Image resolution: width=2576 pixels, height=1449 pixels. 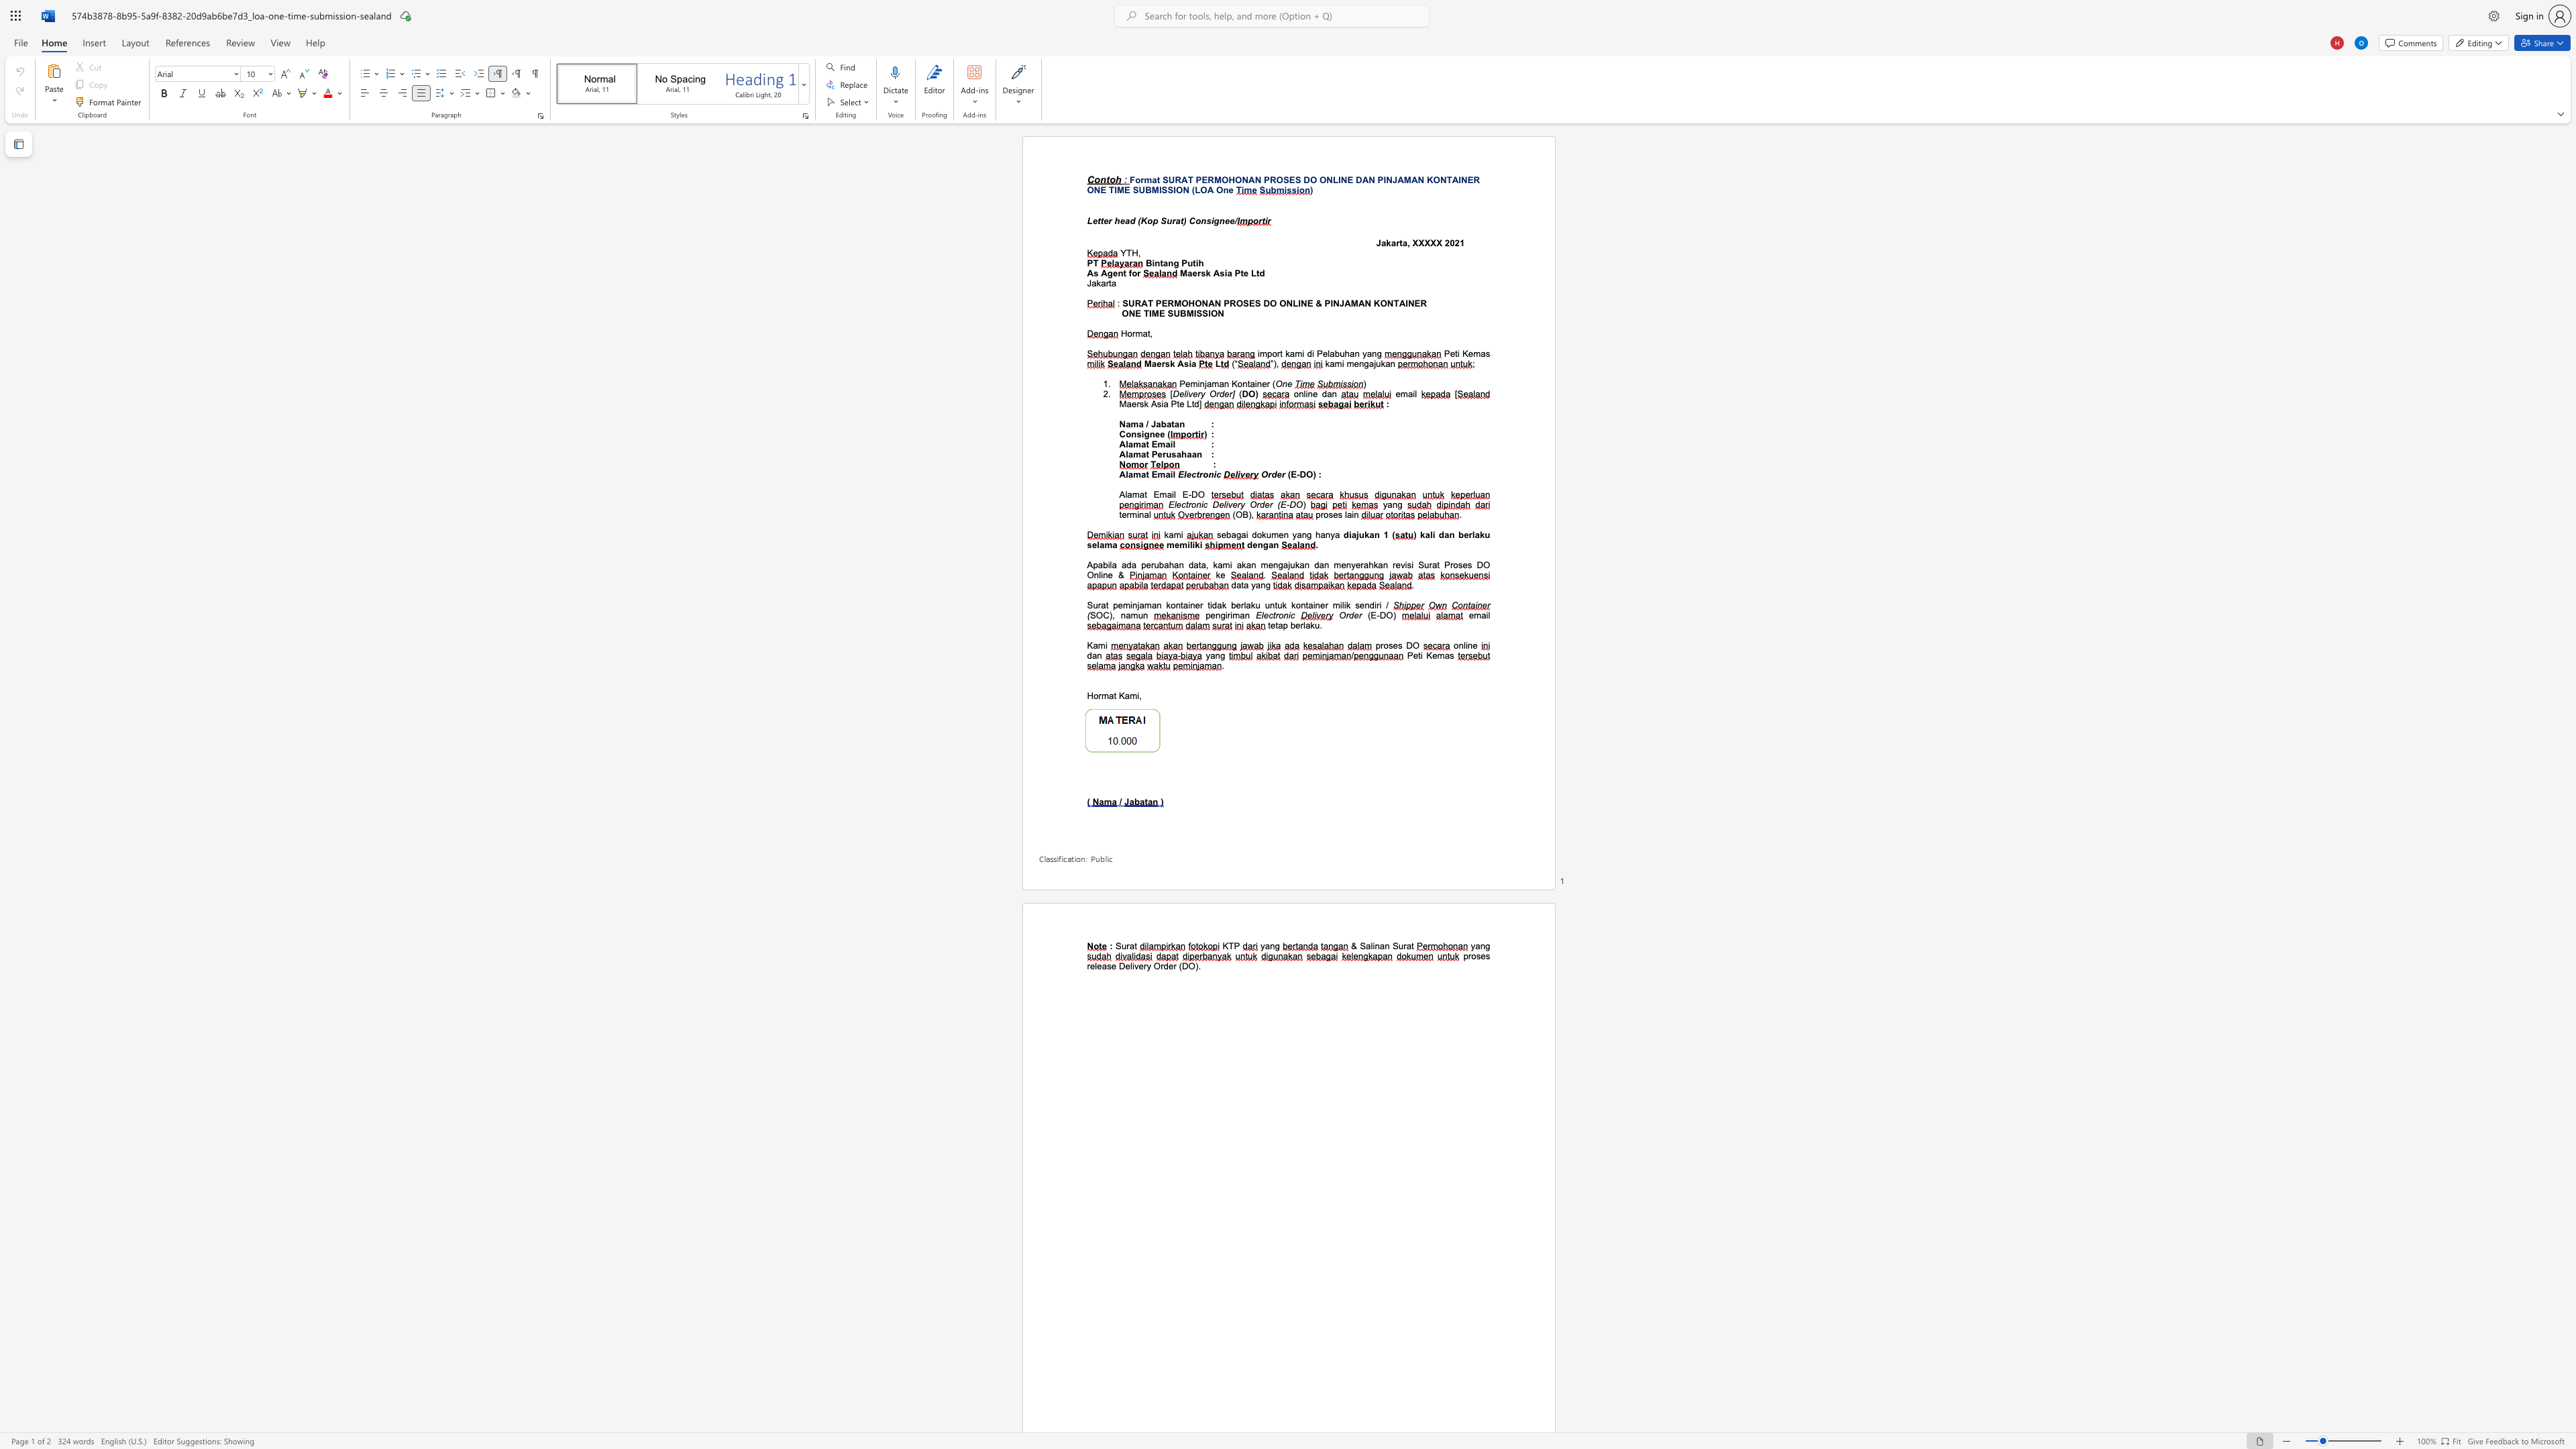 I want to click on the space between the continuous character "o" and "r" in the text, so click(x=1136, y=272).